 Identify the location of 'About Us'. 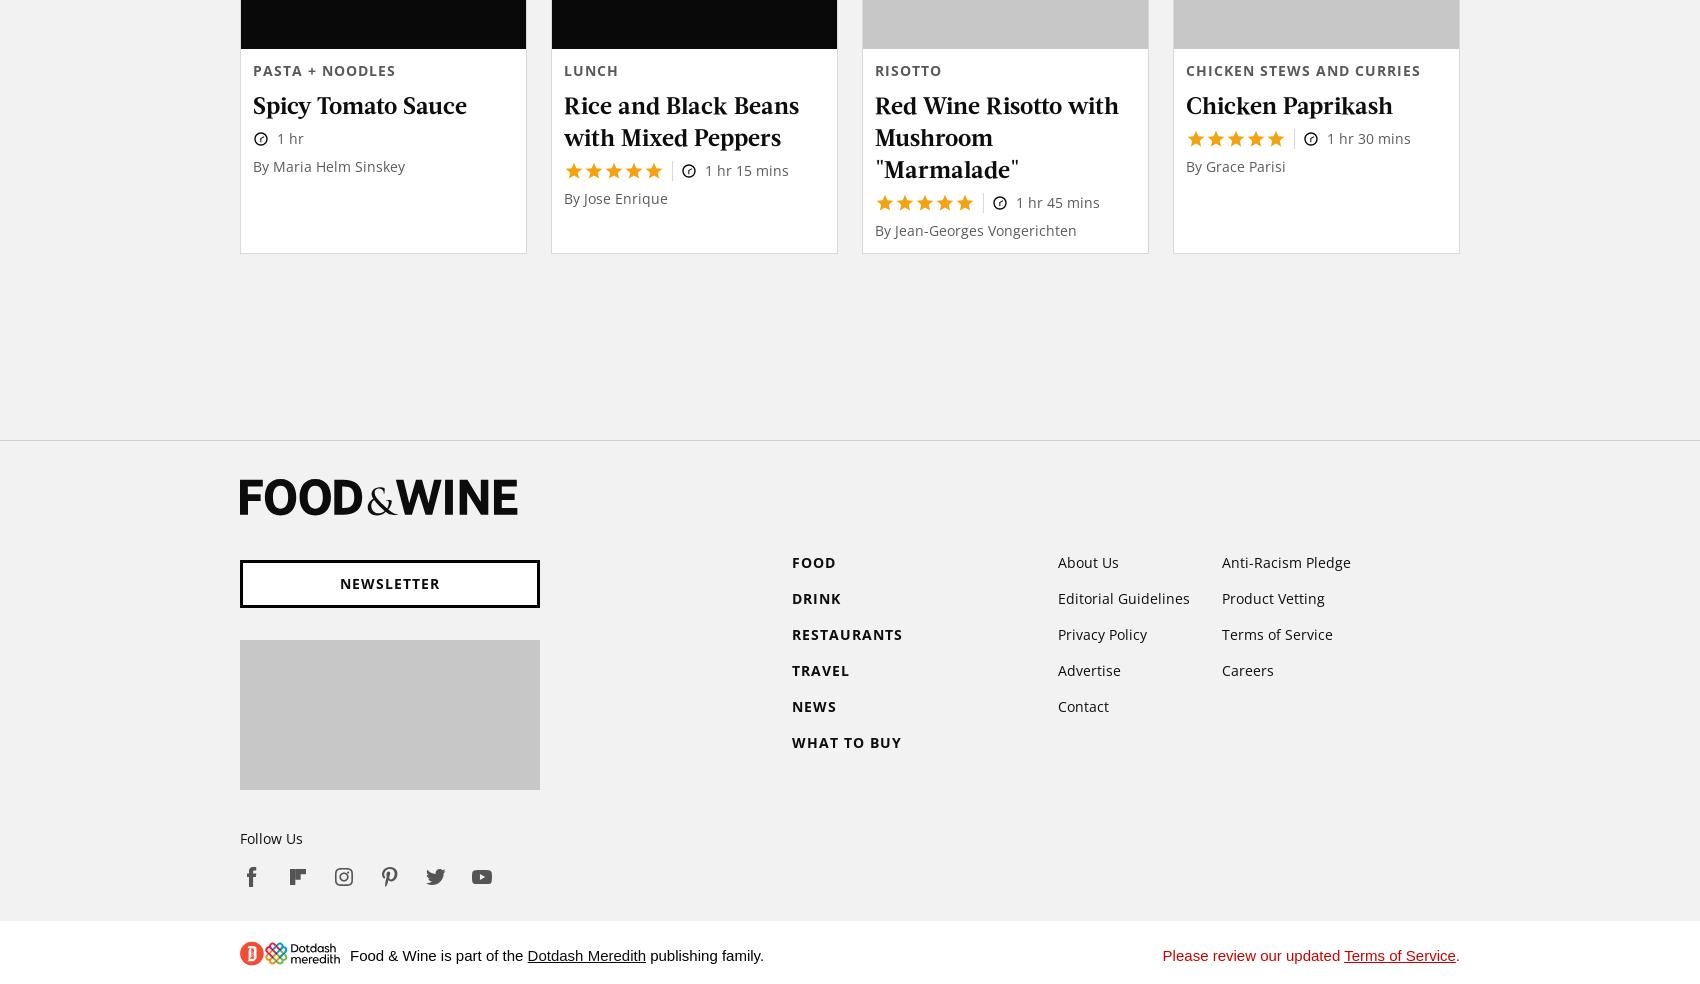
(1056, 560).